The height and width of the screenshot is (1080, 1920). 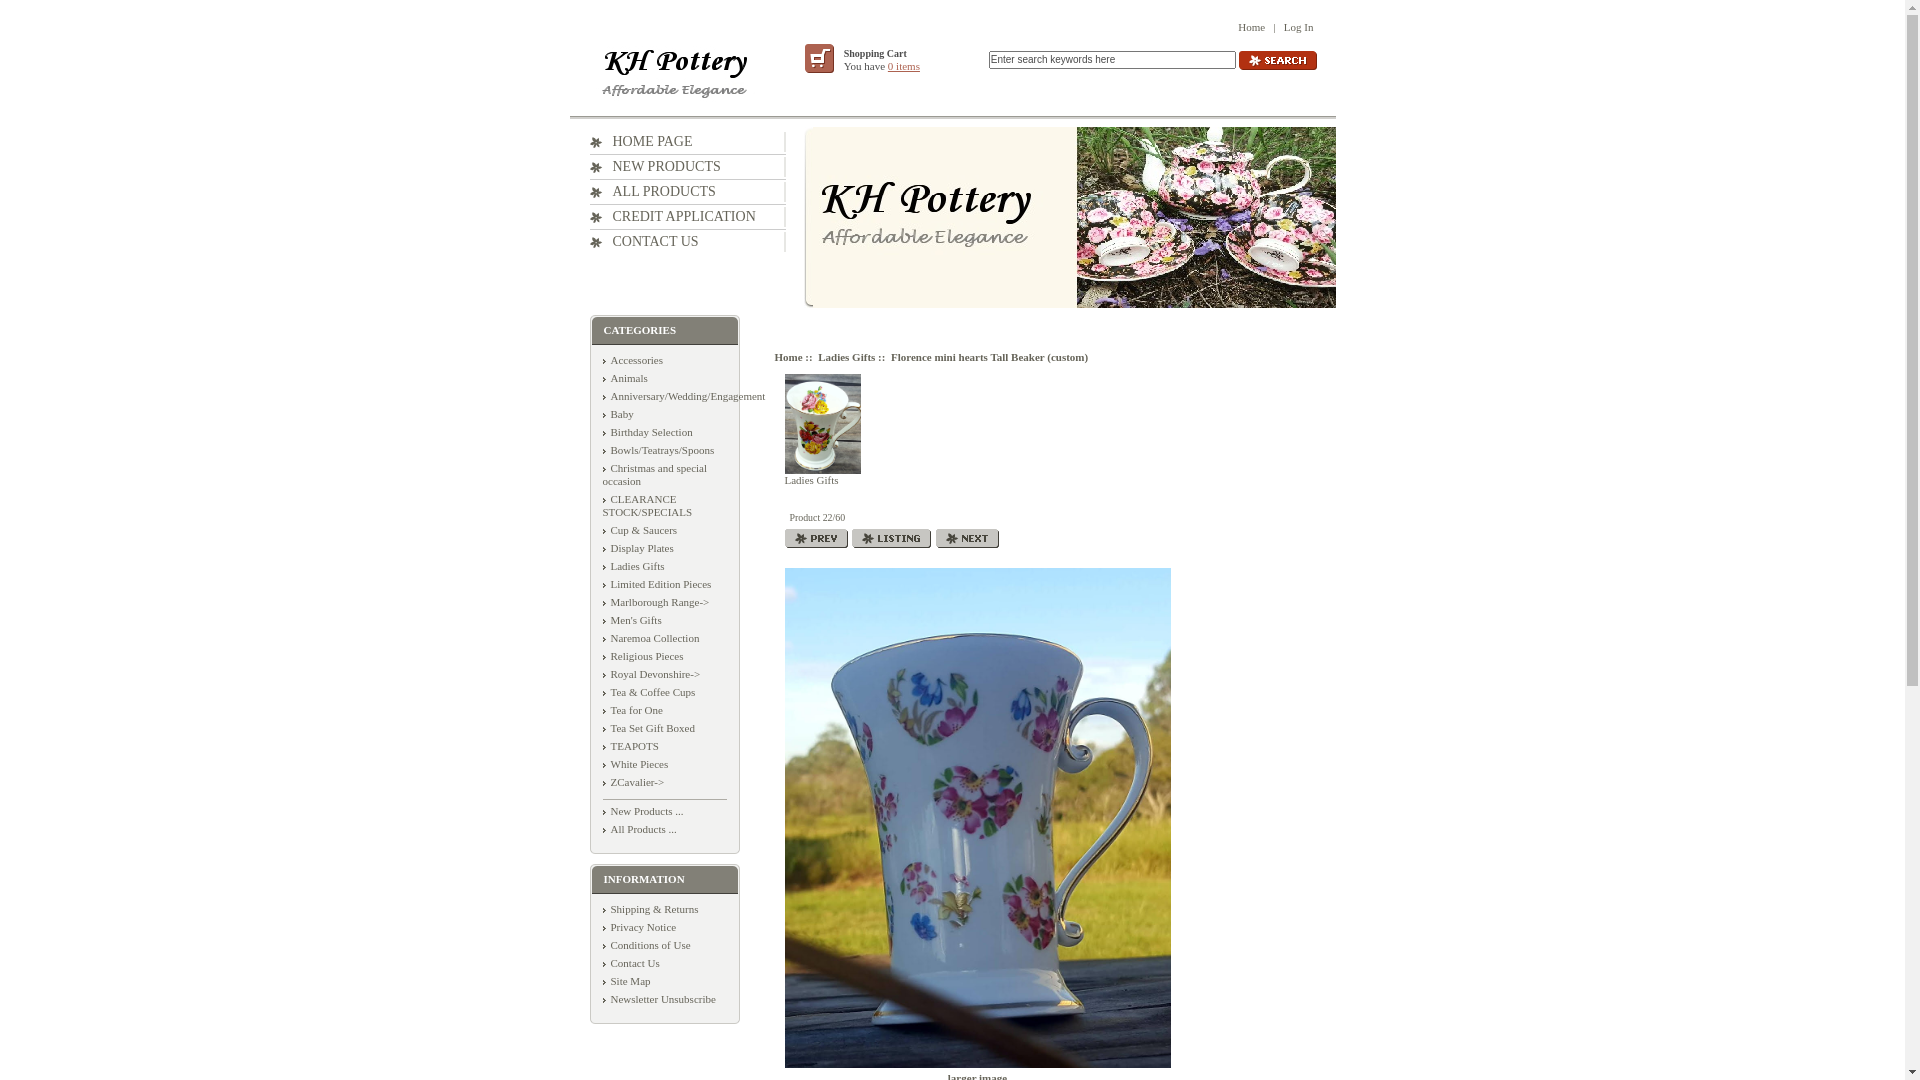 What do you see at coordinates (632, 781) in the screenshot?
I see `'ZCavalier->'` at bounding box center [632, 781].